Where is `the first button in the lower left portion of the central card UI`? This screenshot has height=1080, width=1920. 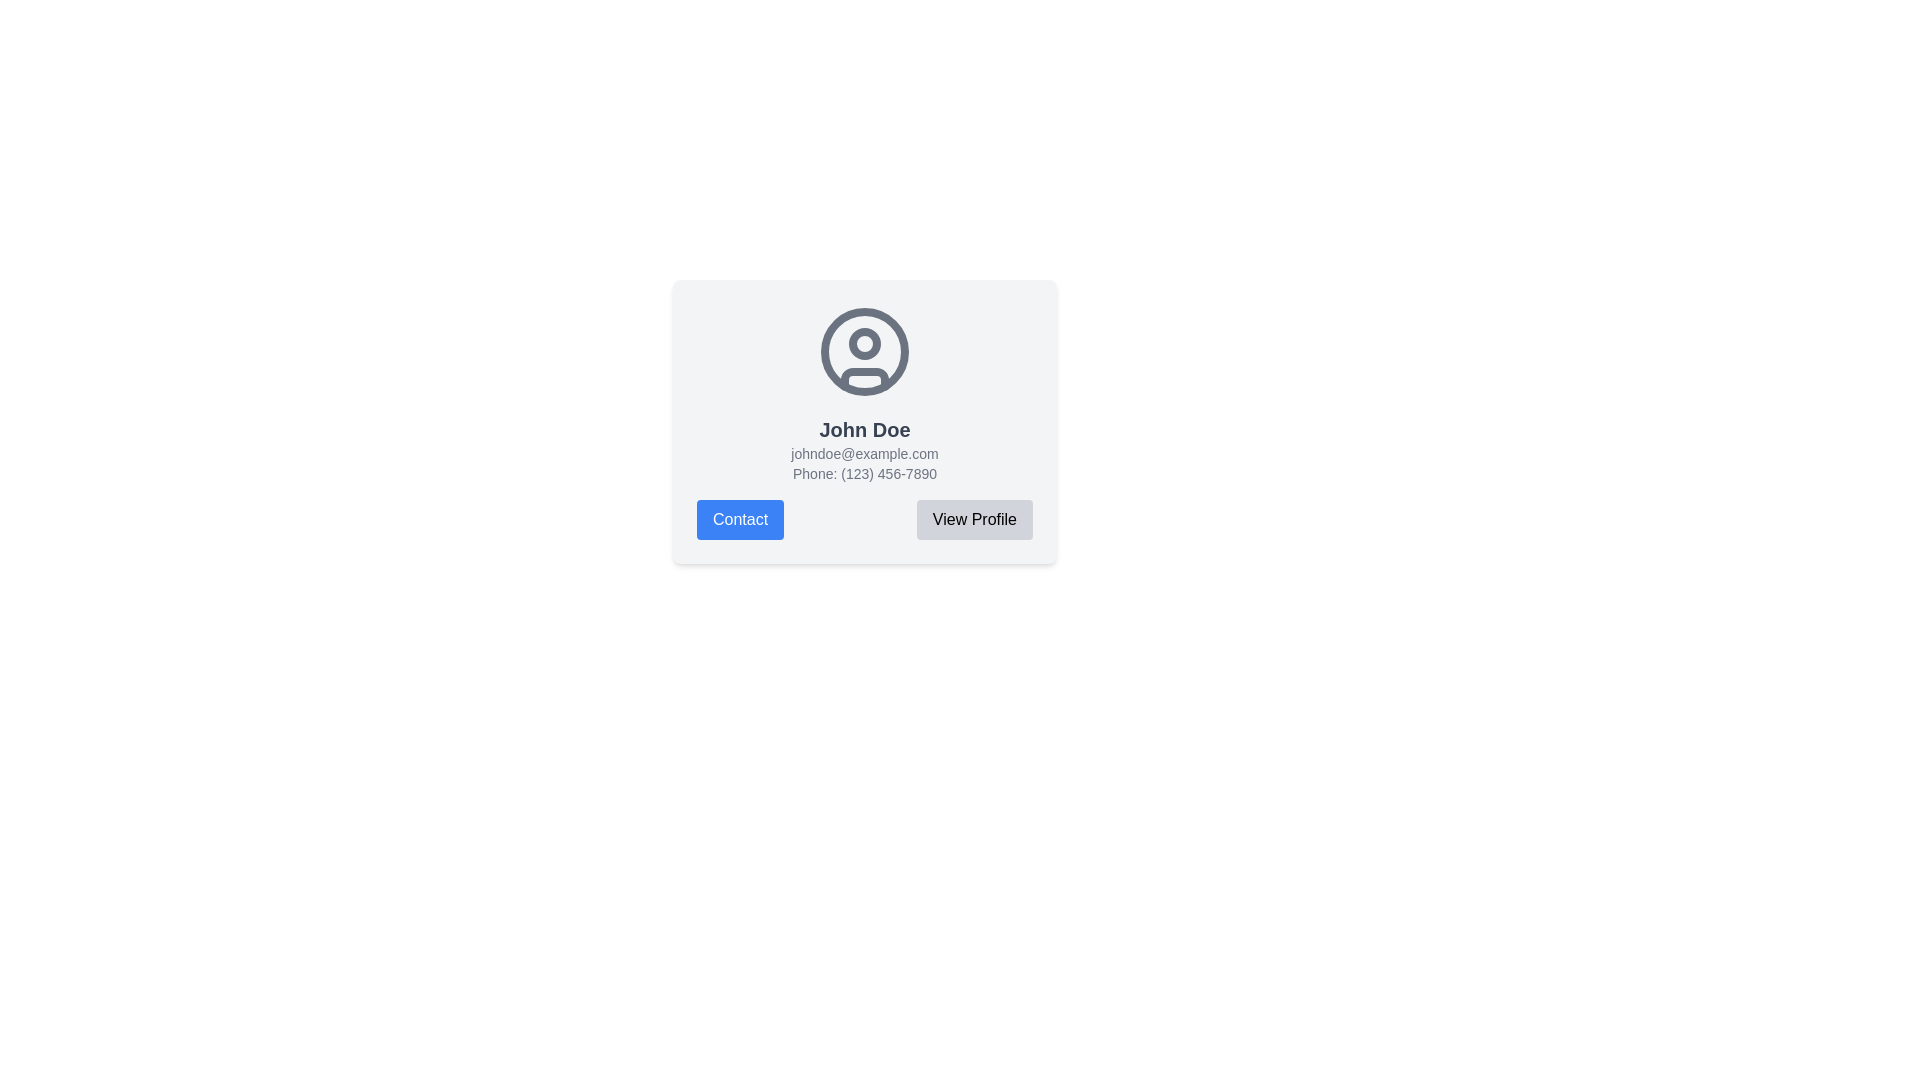
the first button in the lower left portion of the central card UI is located at coordinates (739, 519).